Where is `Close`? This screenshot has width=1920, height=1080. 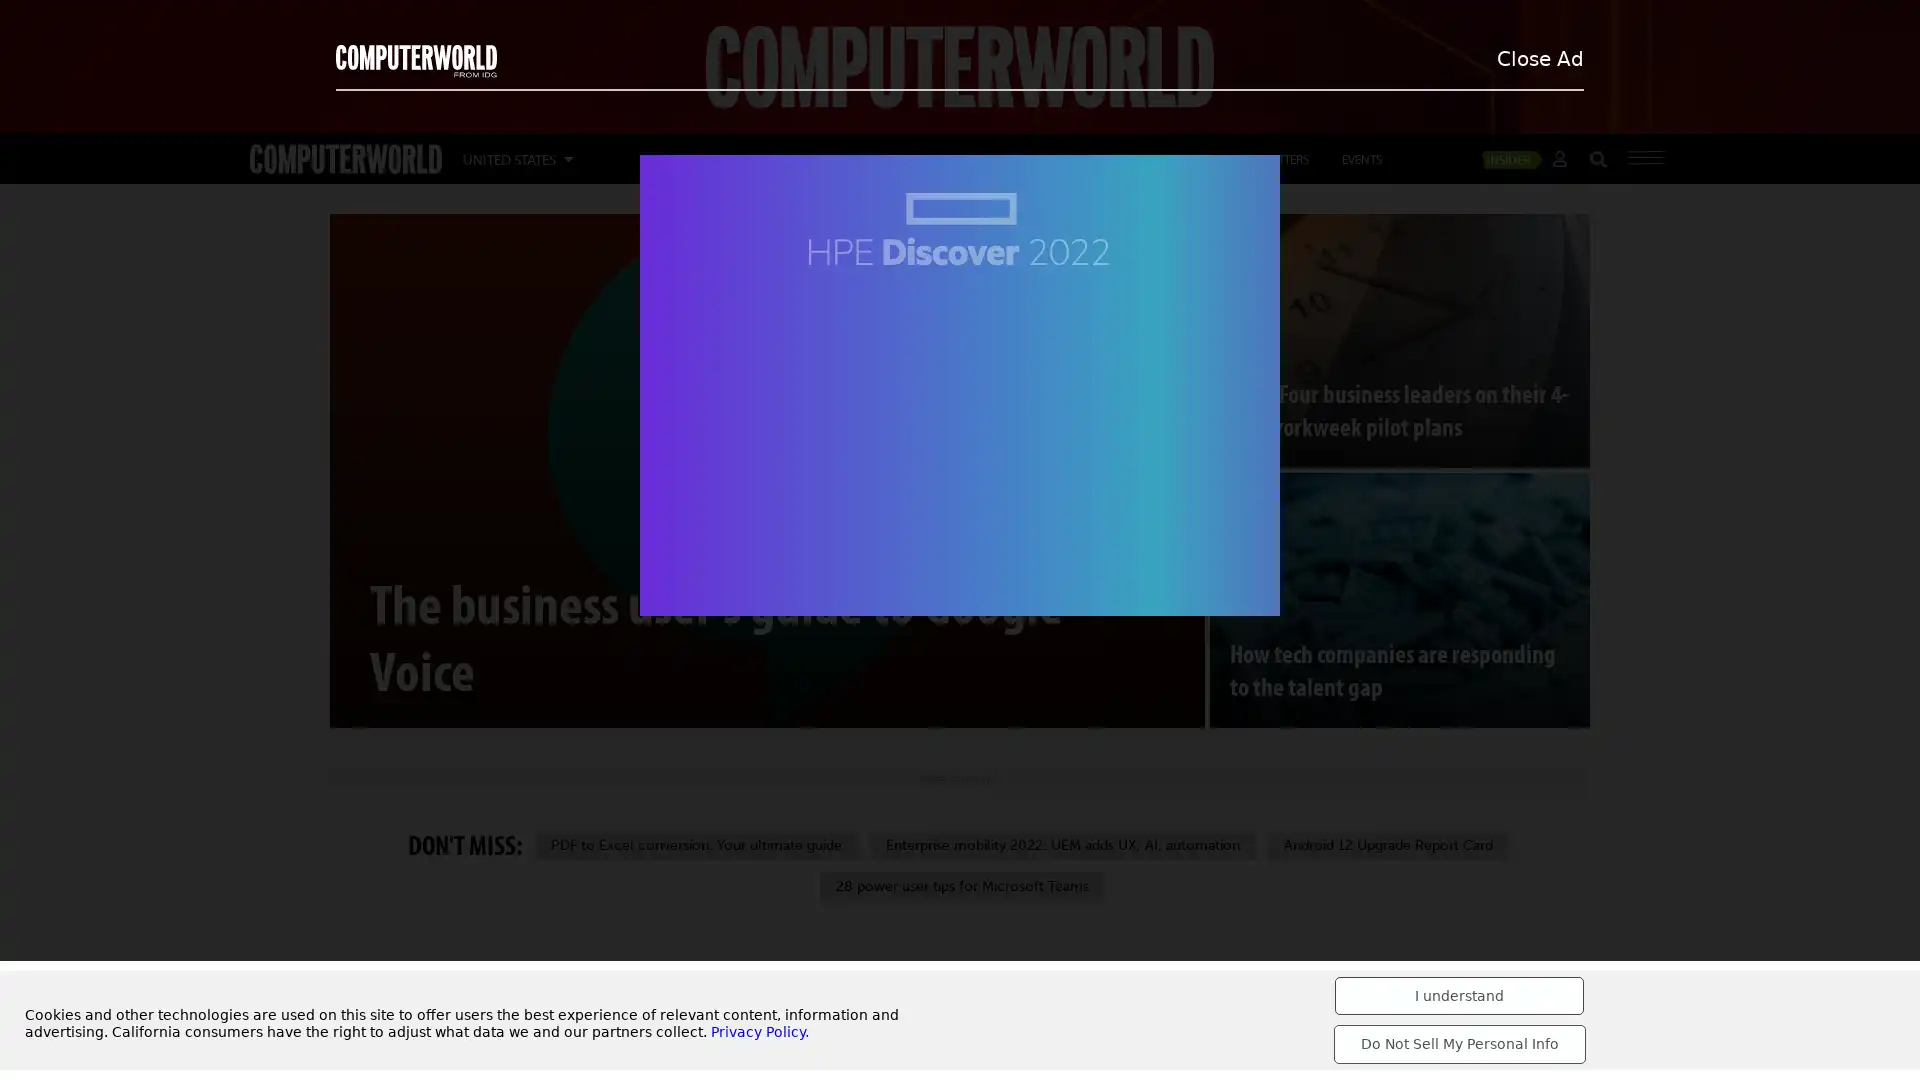
Close is located at coordinates (1834, 27).